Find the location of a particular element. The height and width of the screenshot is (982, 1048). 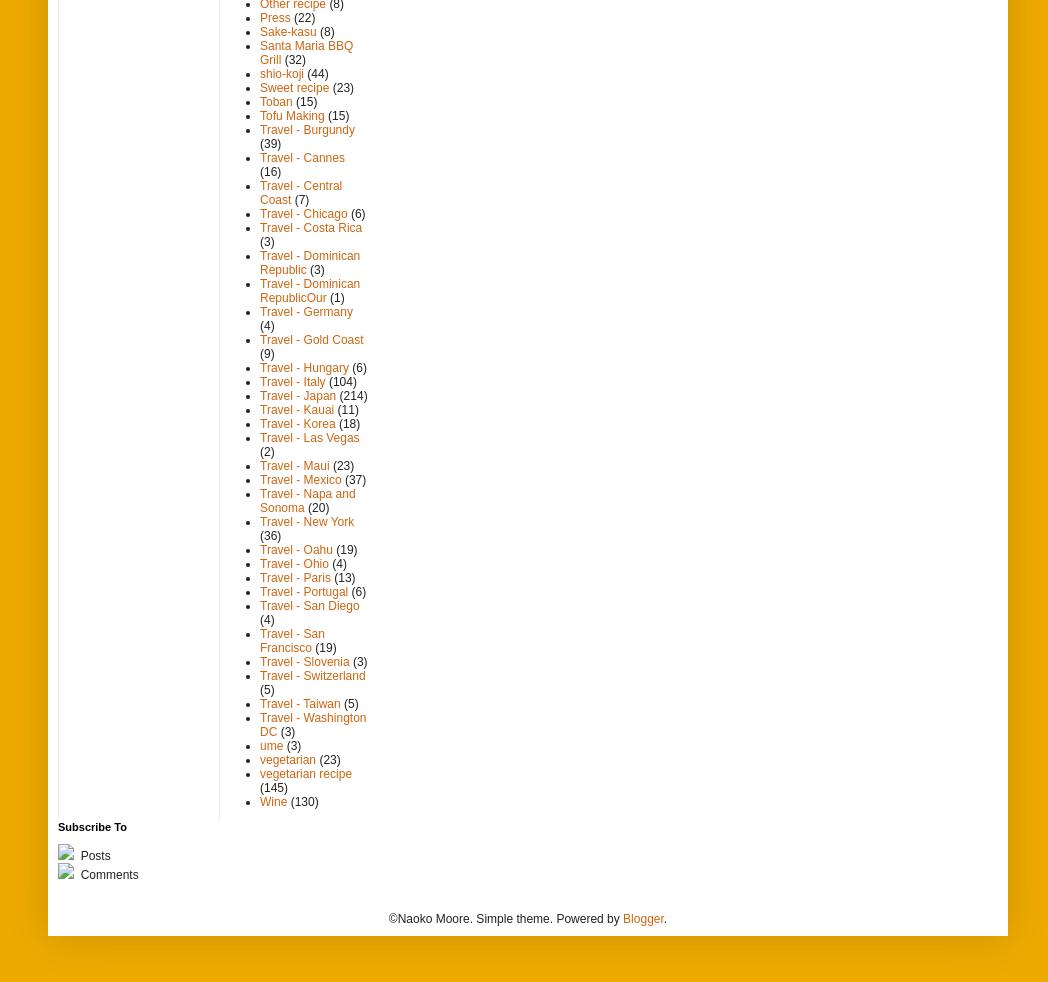

'Posts' is located at coordinates (92, 856).